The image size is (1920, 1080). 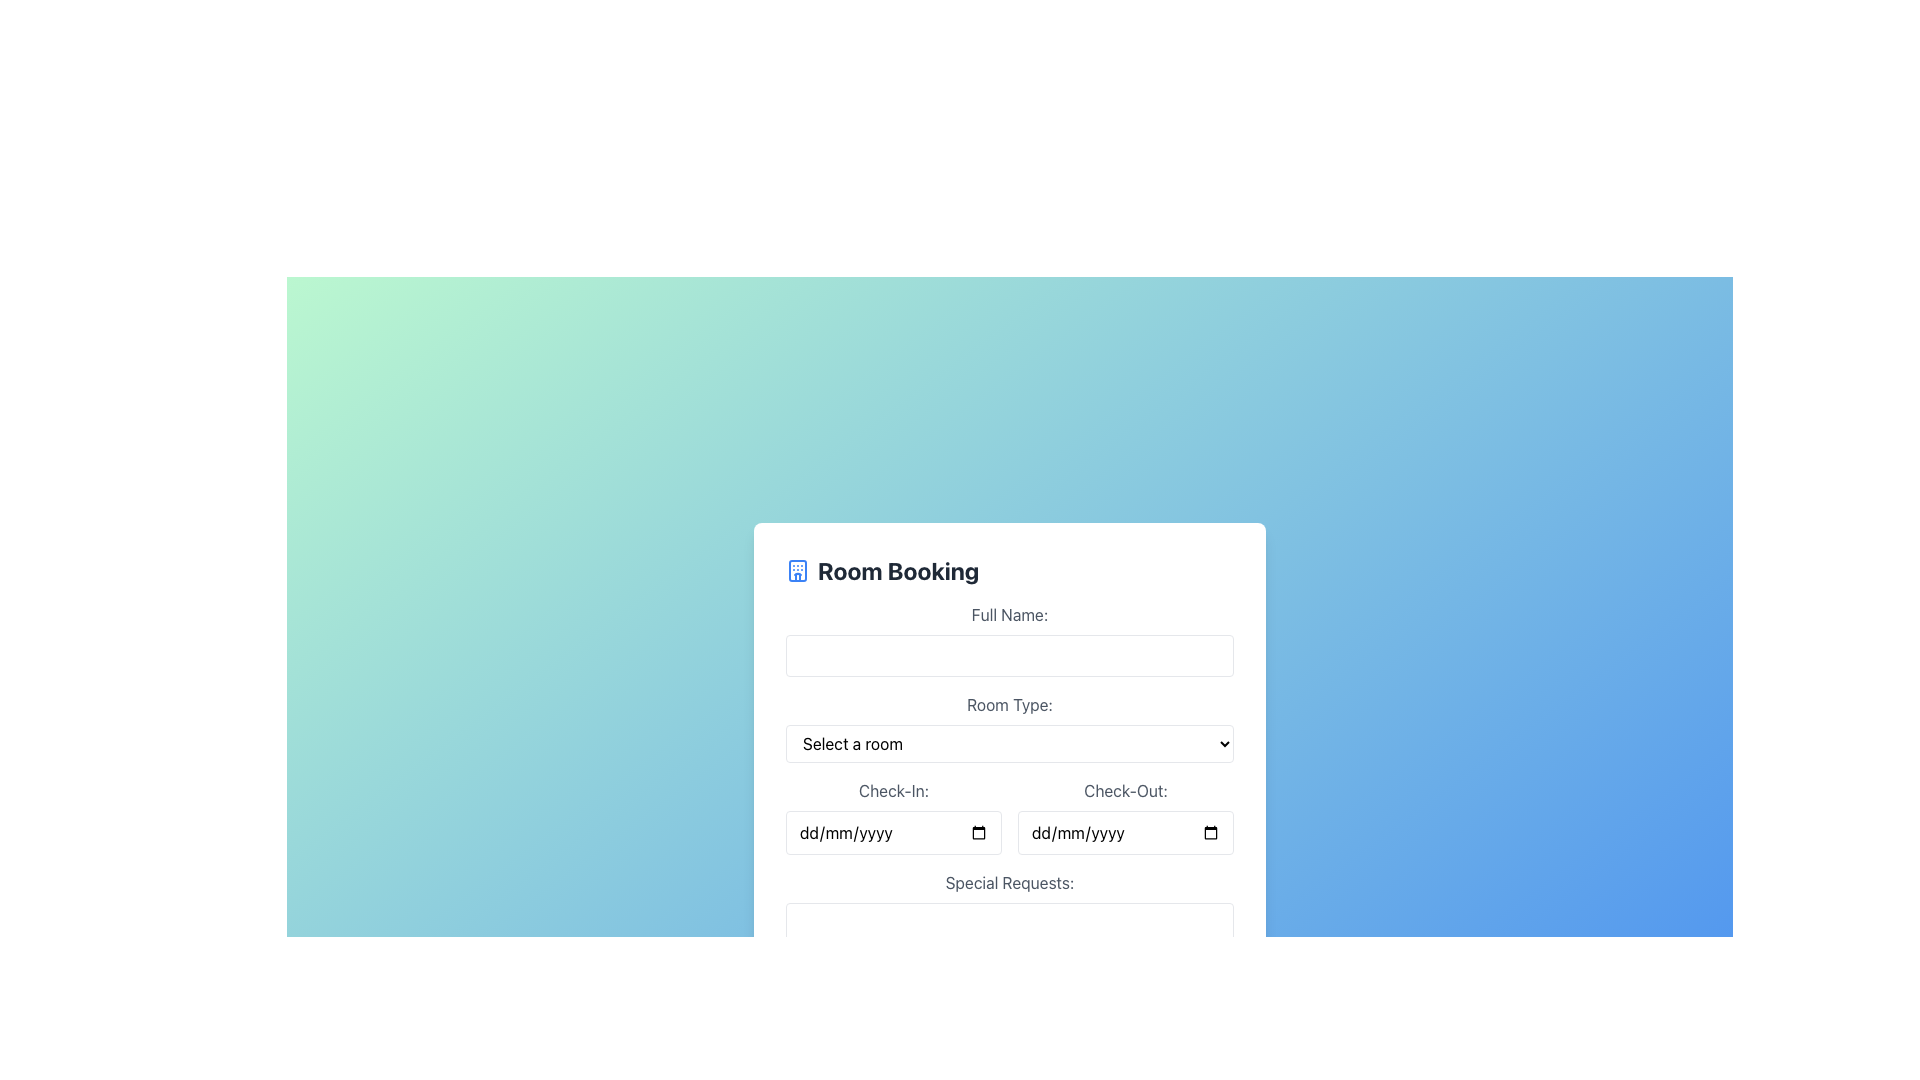 I want to click on the interactive date input fields for check-in and check-out, so click(x=1009, y=817).